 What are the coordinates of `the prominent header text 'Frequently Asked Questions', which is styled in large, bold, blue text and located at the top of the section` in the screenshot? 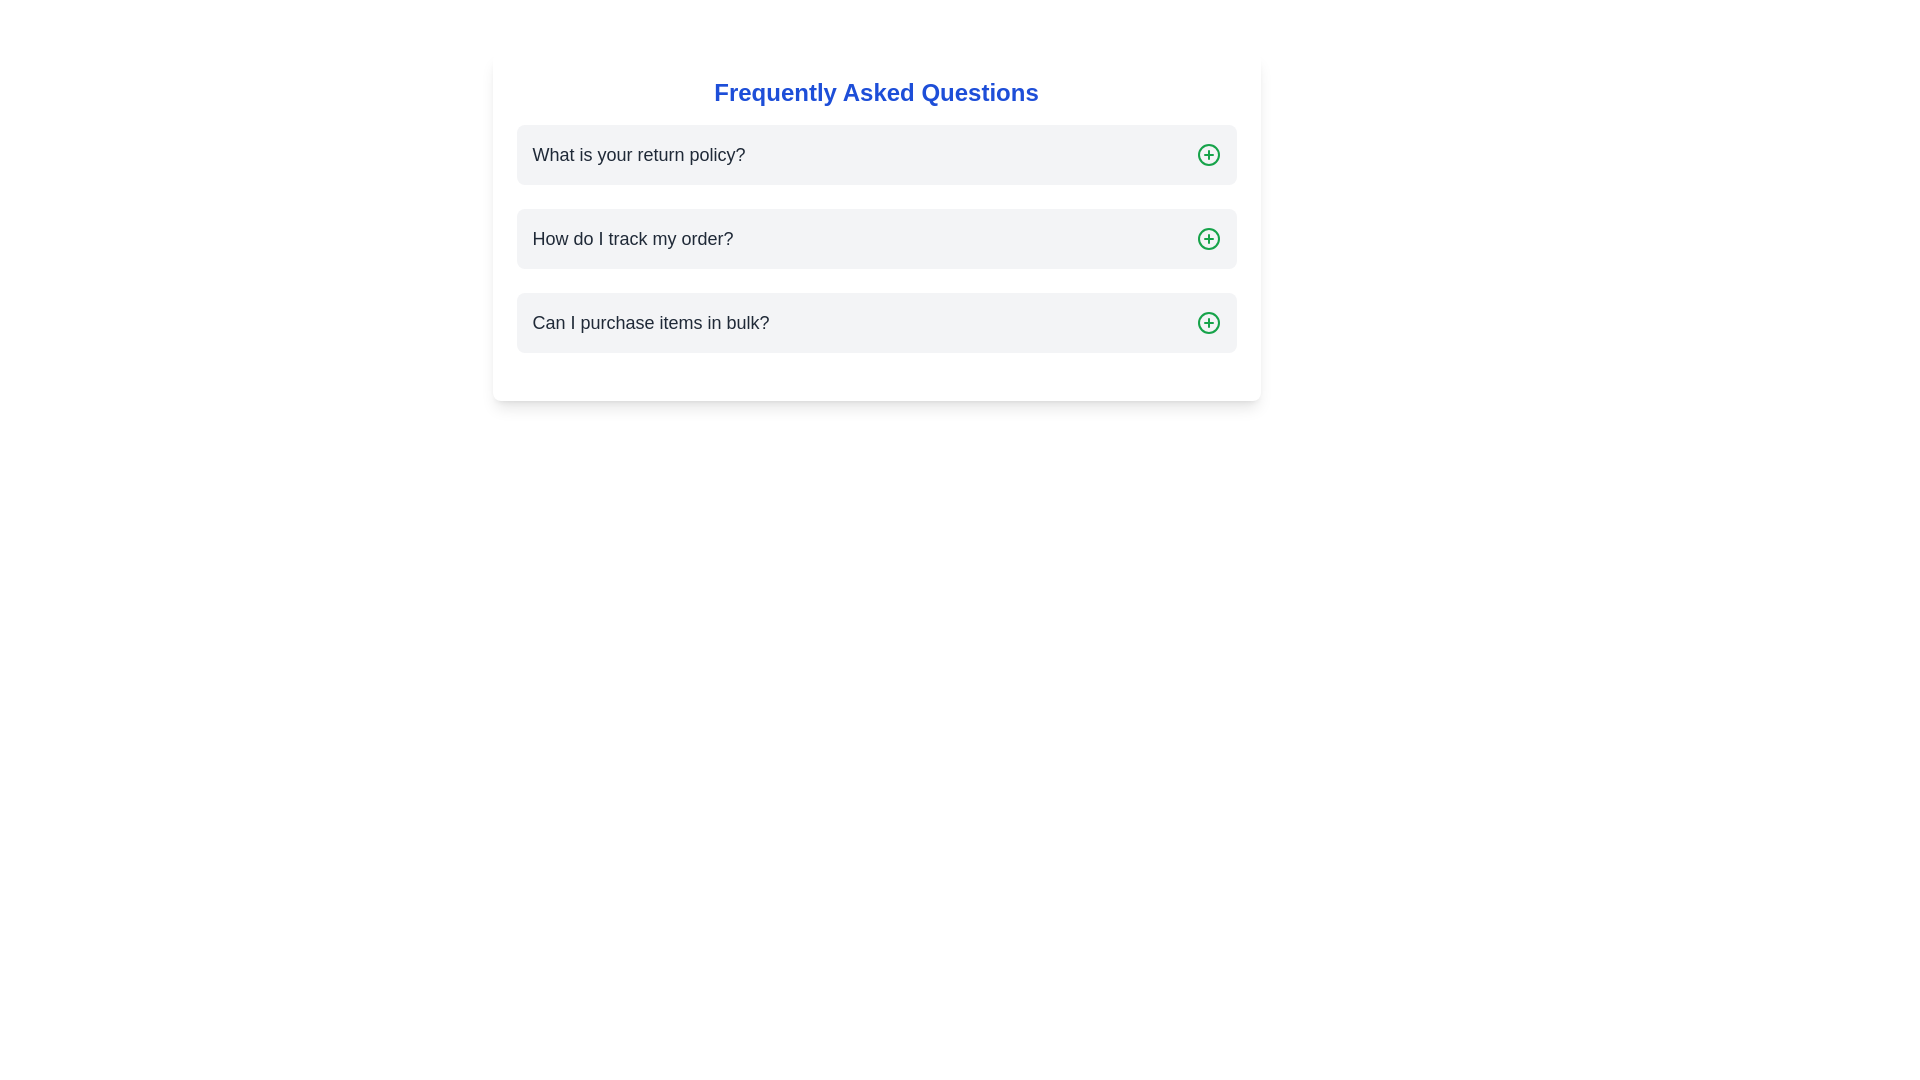 It's located at (876, 92).